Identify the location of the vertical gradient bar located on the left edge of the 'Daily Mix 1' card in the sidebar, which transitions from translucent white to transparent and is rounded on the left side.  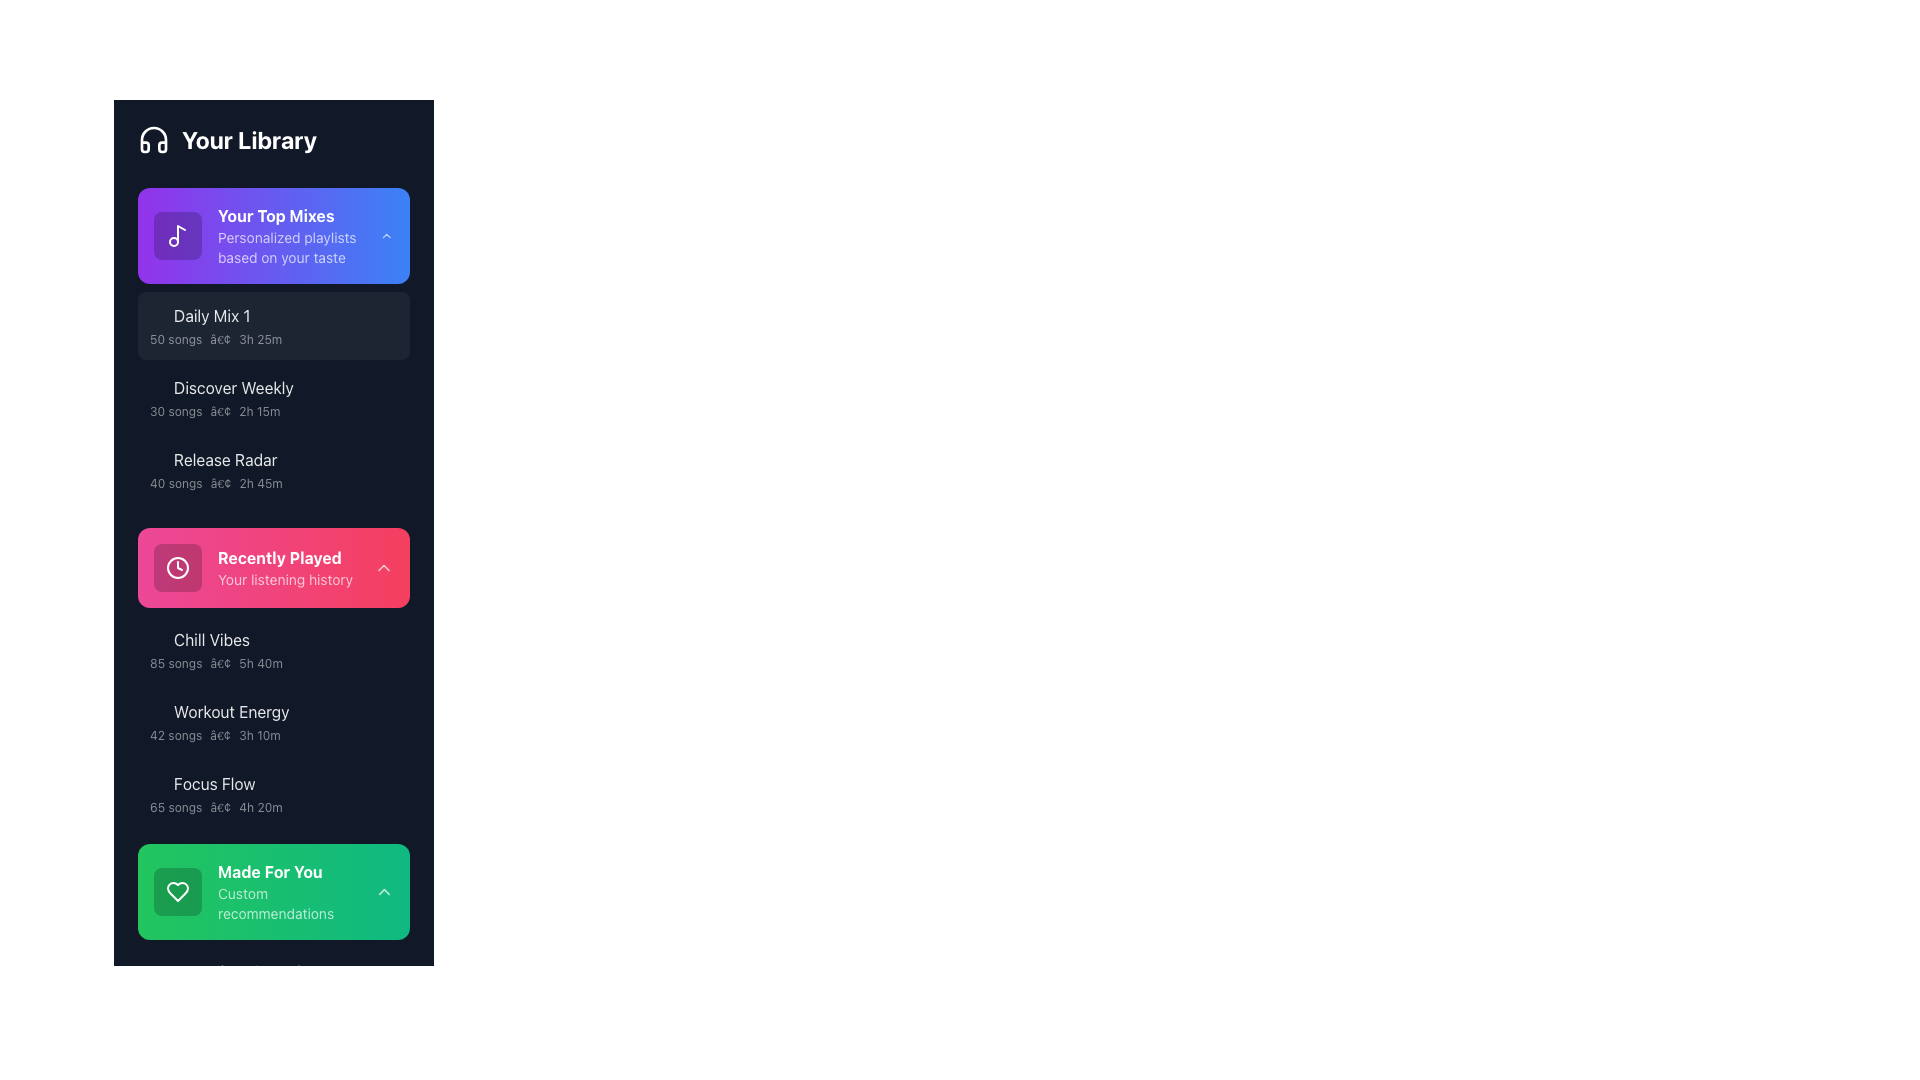
(138, 325).